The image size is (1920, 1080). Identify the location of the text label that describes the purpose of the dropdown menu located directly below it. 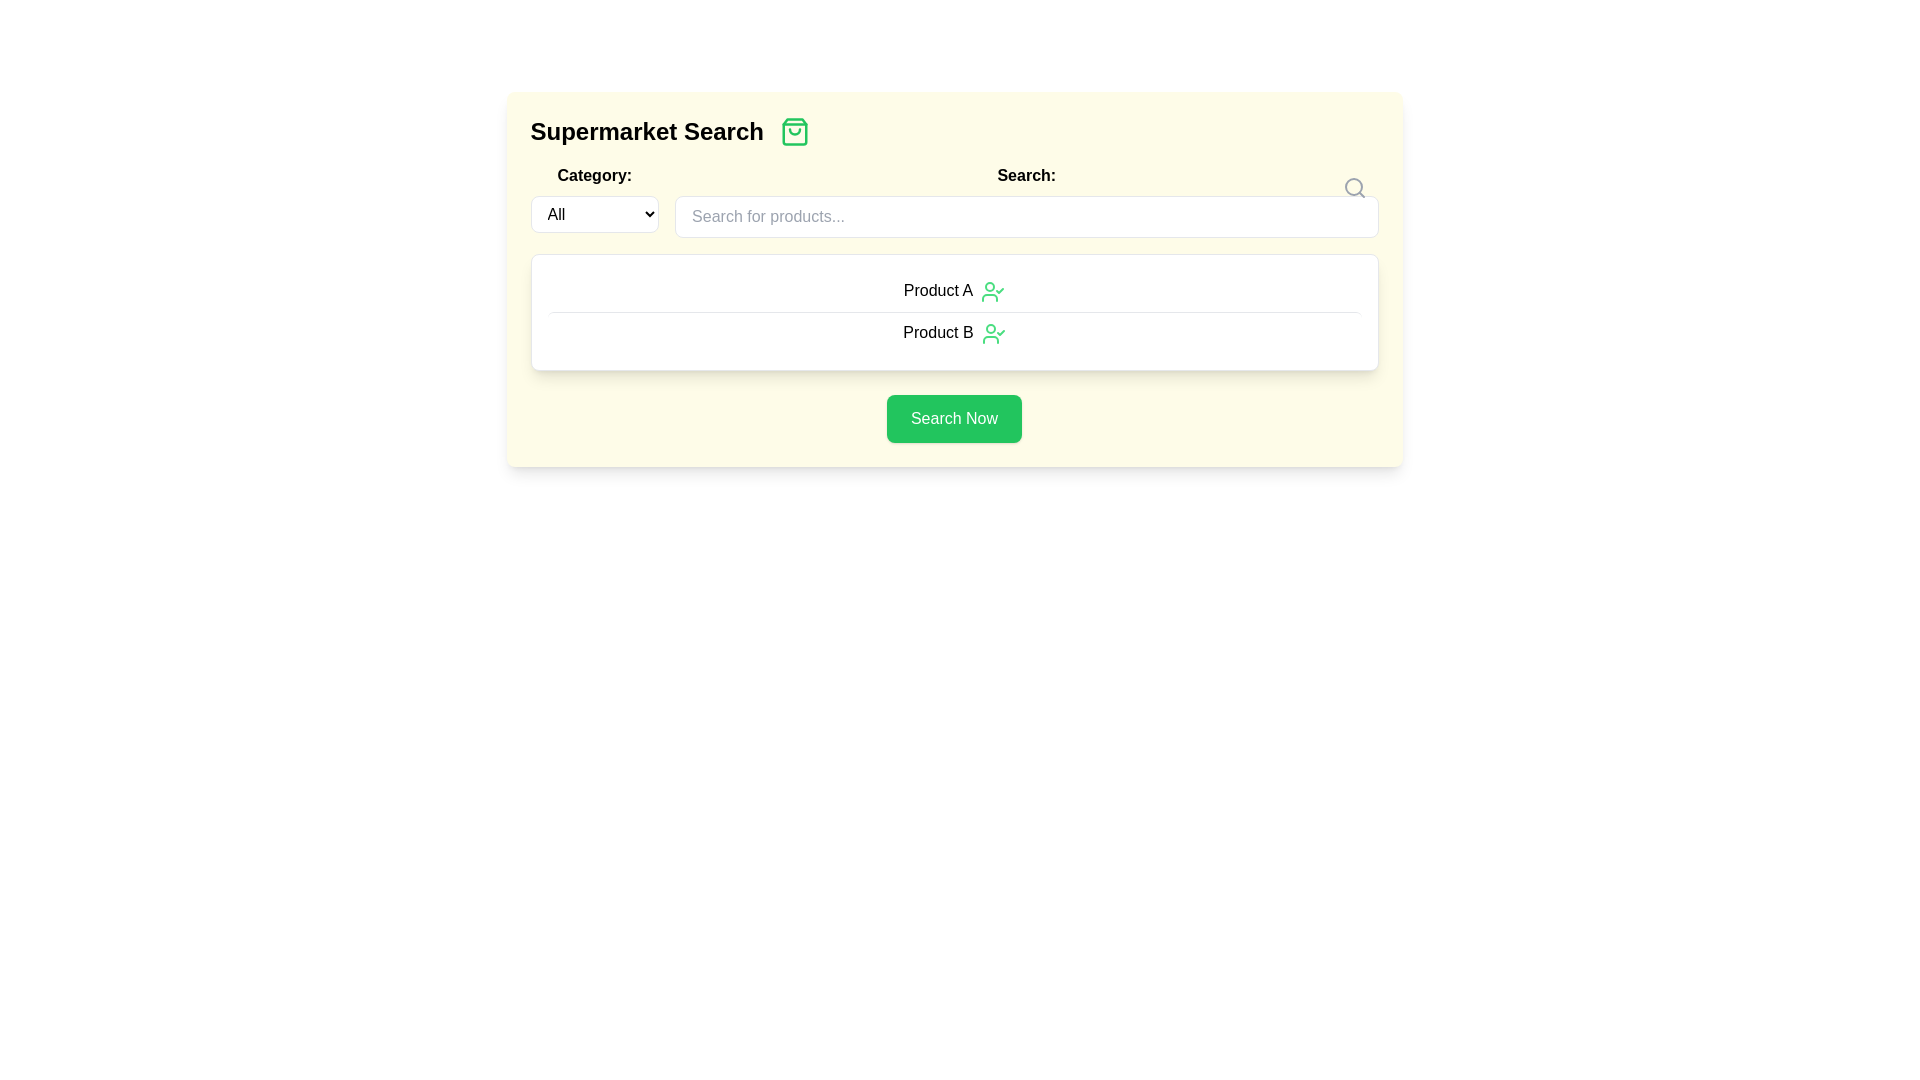
(593, 175).